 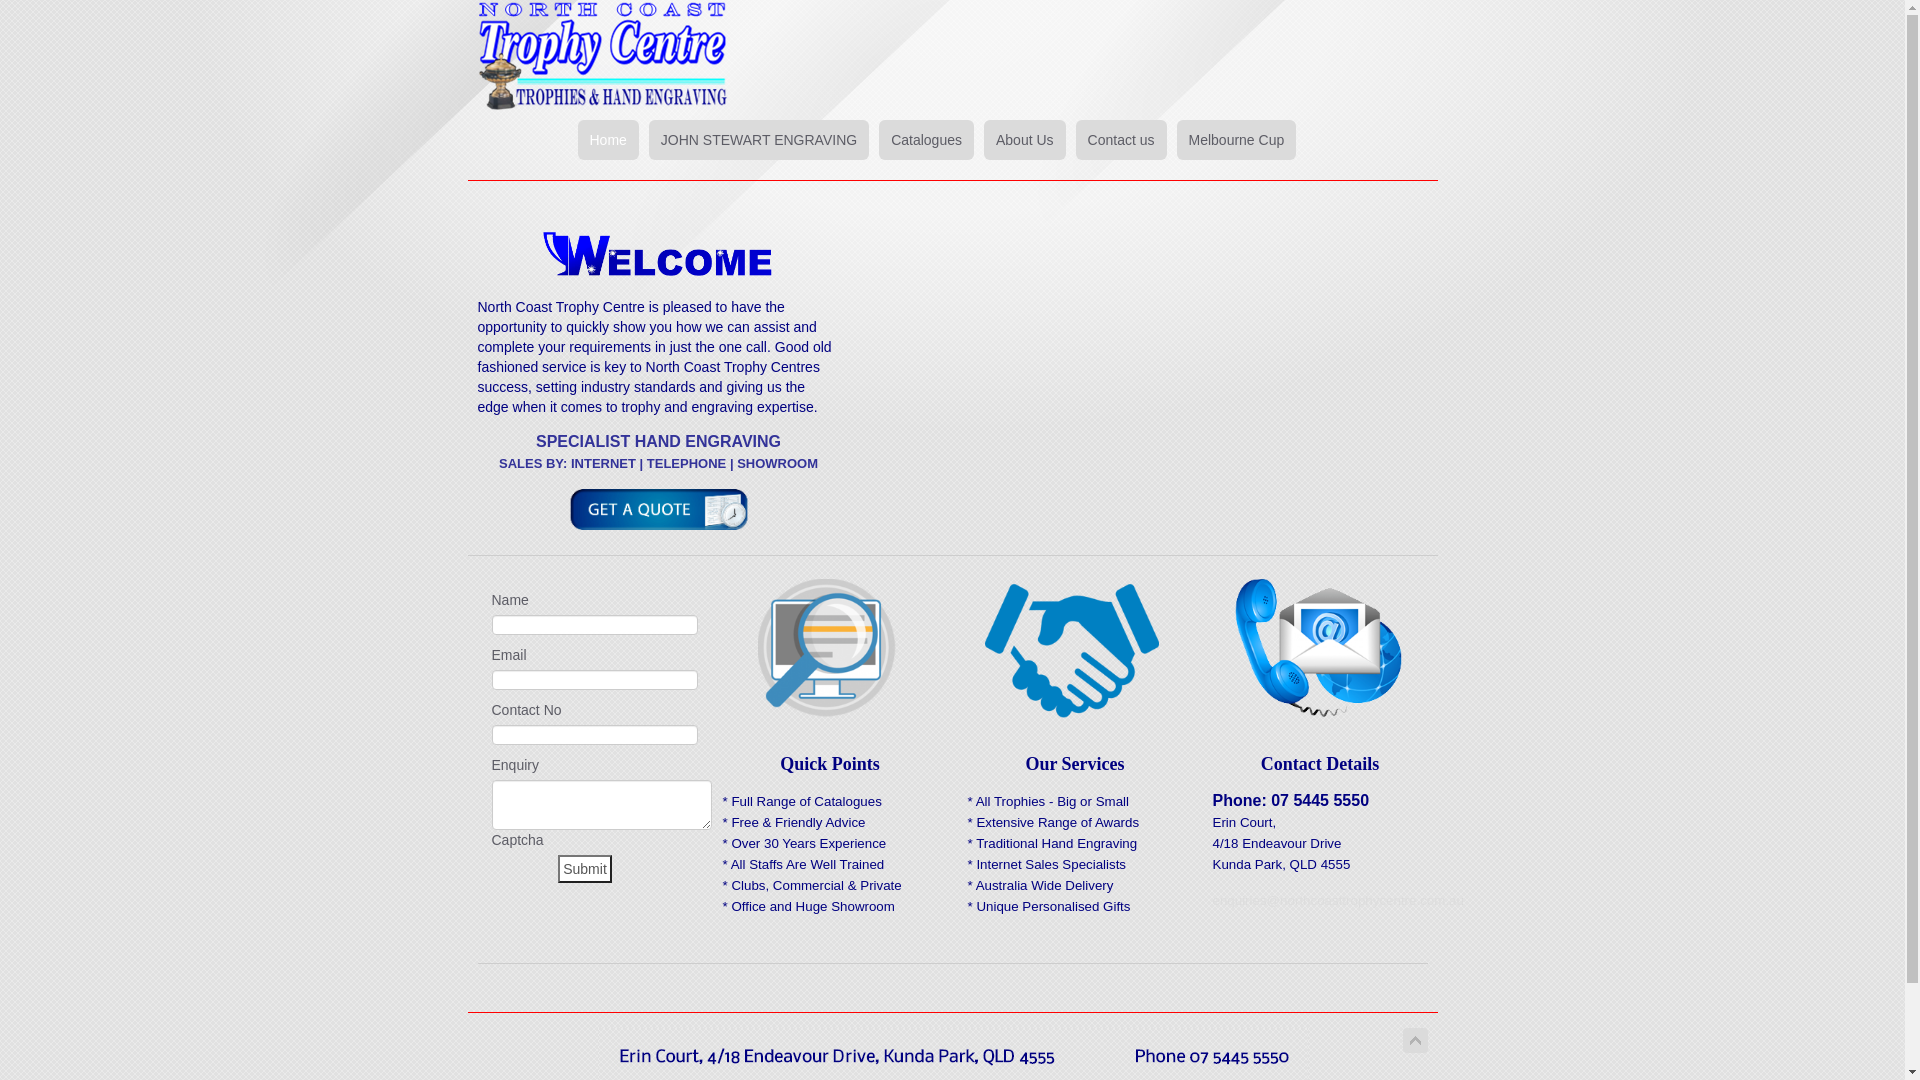 What do you see at coordinates (1121, 138) in the screenshot?
I see `'Contact us'` at bounding box center [1121, 138].